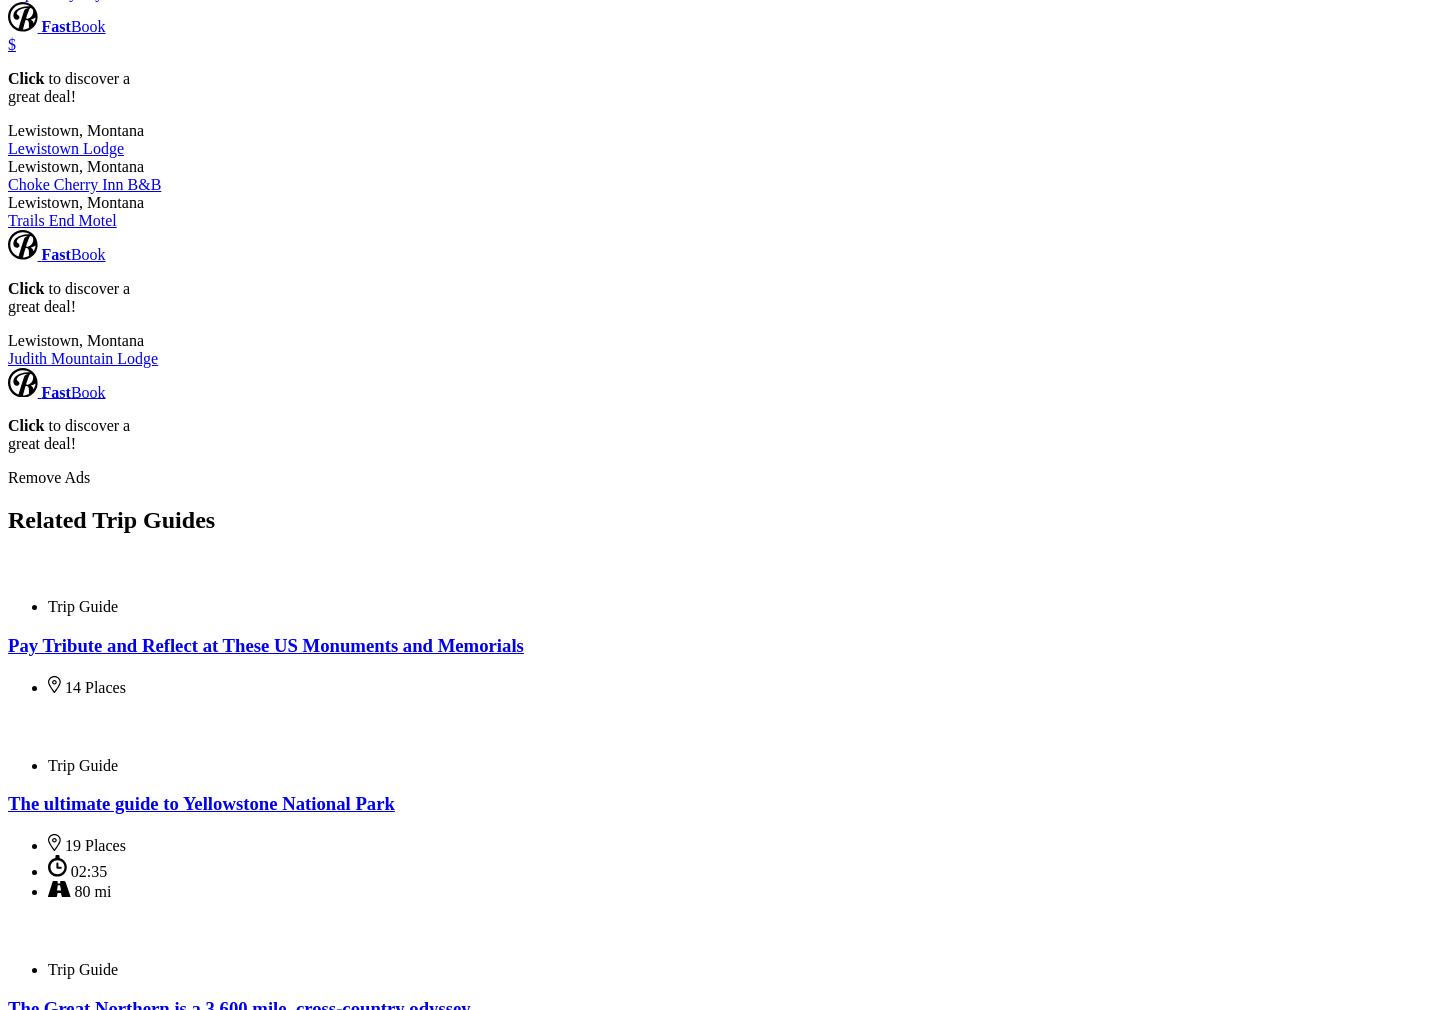  Describe the element at coordinates (12, 43) in the screenshot. I see `'$'` at that location.